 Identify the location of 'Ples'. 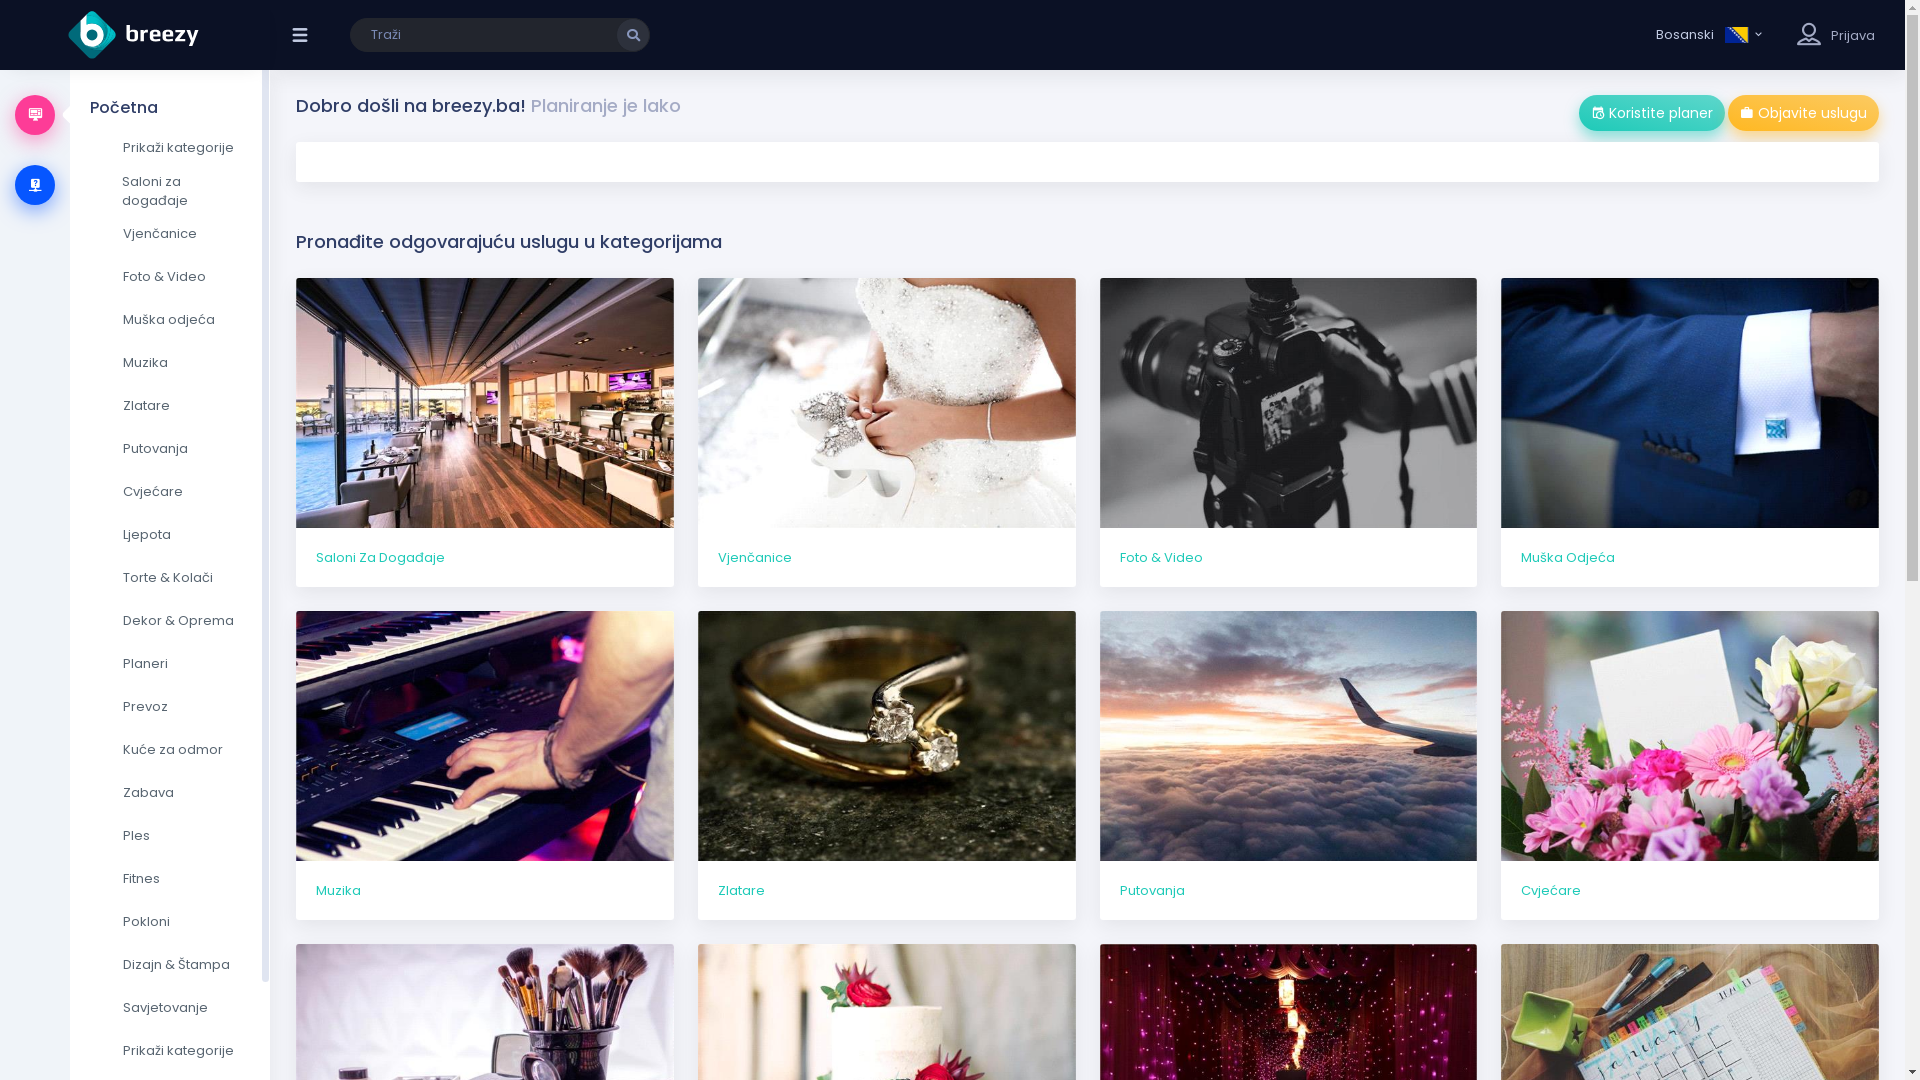
(169, 836).